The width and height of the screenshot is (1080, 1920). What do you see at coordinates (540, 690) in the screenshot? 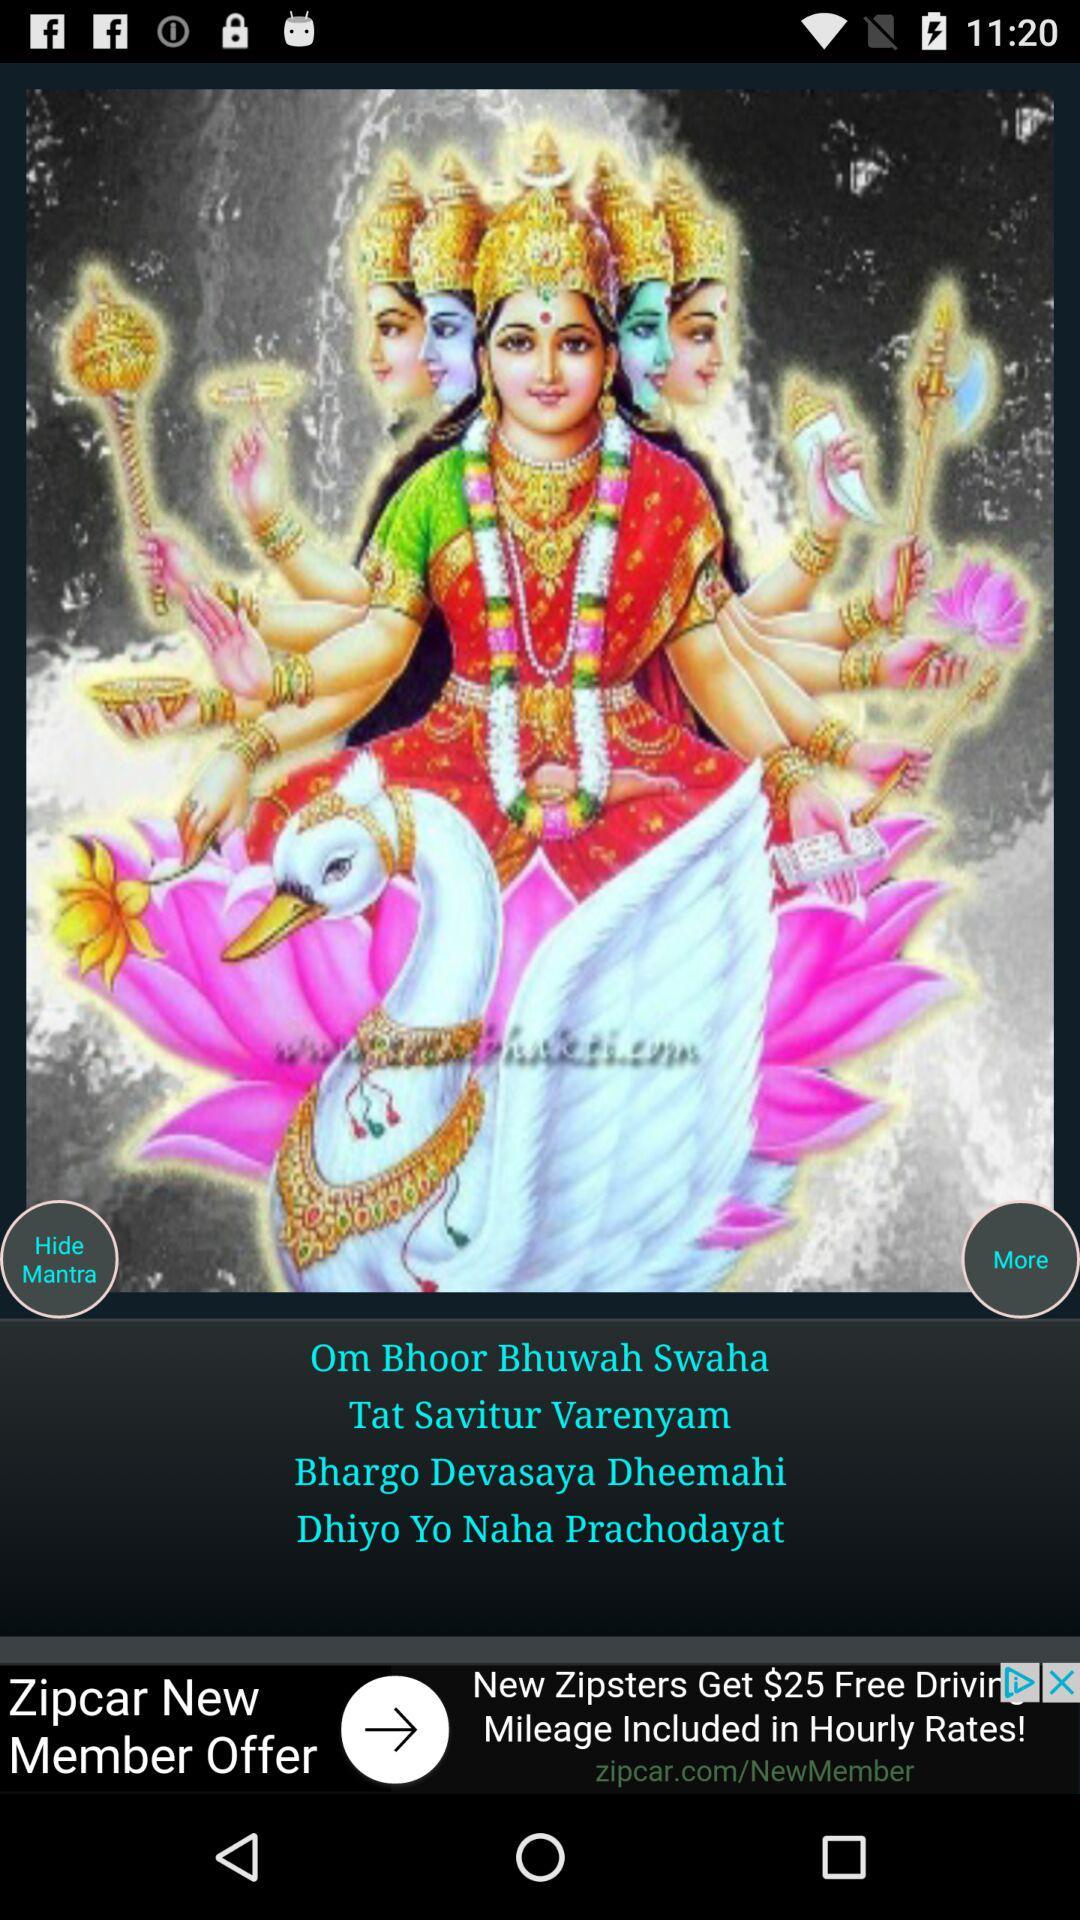
I see `click photo` at bounding box center [540, 690].